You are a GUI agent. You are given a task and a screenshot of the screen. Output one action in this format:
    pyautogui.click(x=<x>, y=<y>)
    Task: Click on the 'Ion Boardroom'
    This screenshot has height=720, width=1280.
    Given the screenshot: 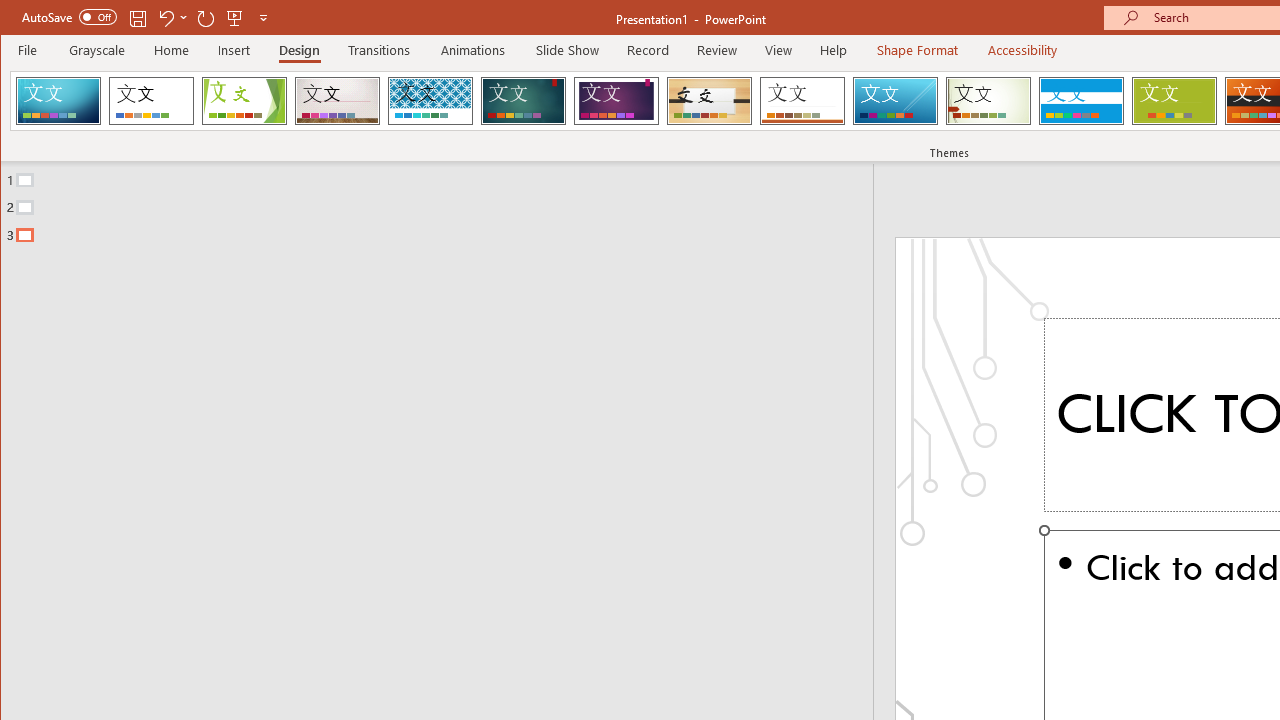 What is the action you would take?
    pyautogui.click(x=615, y=100)
    